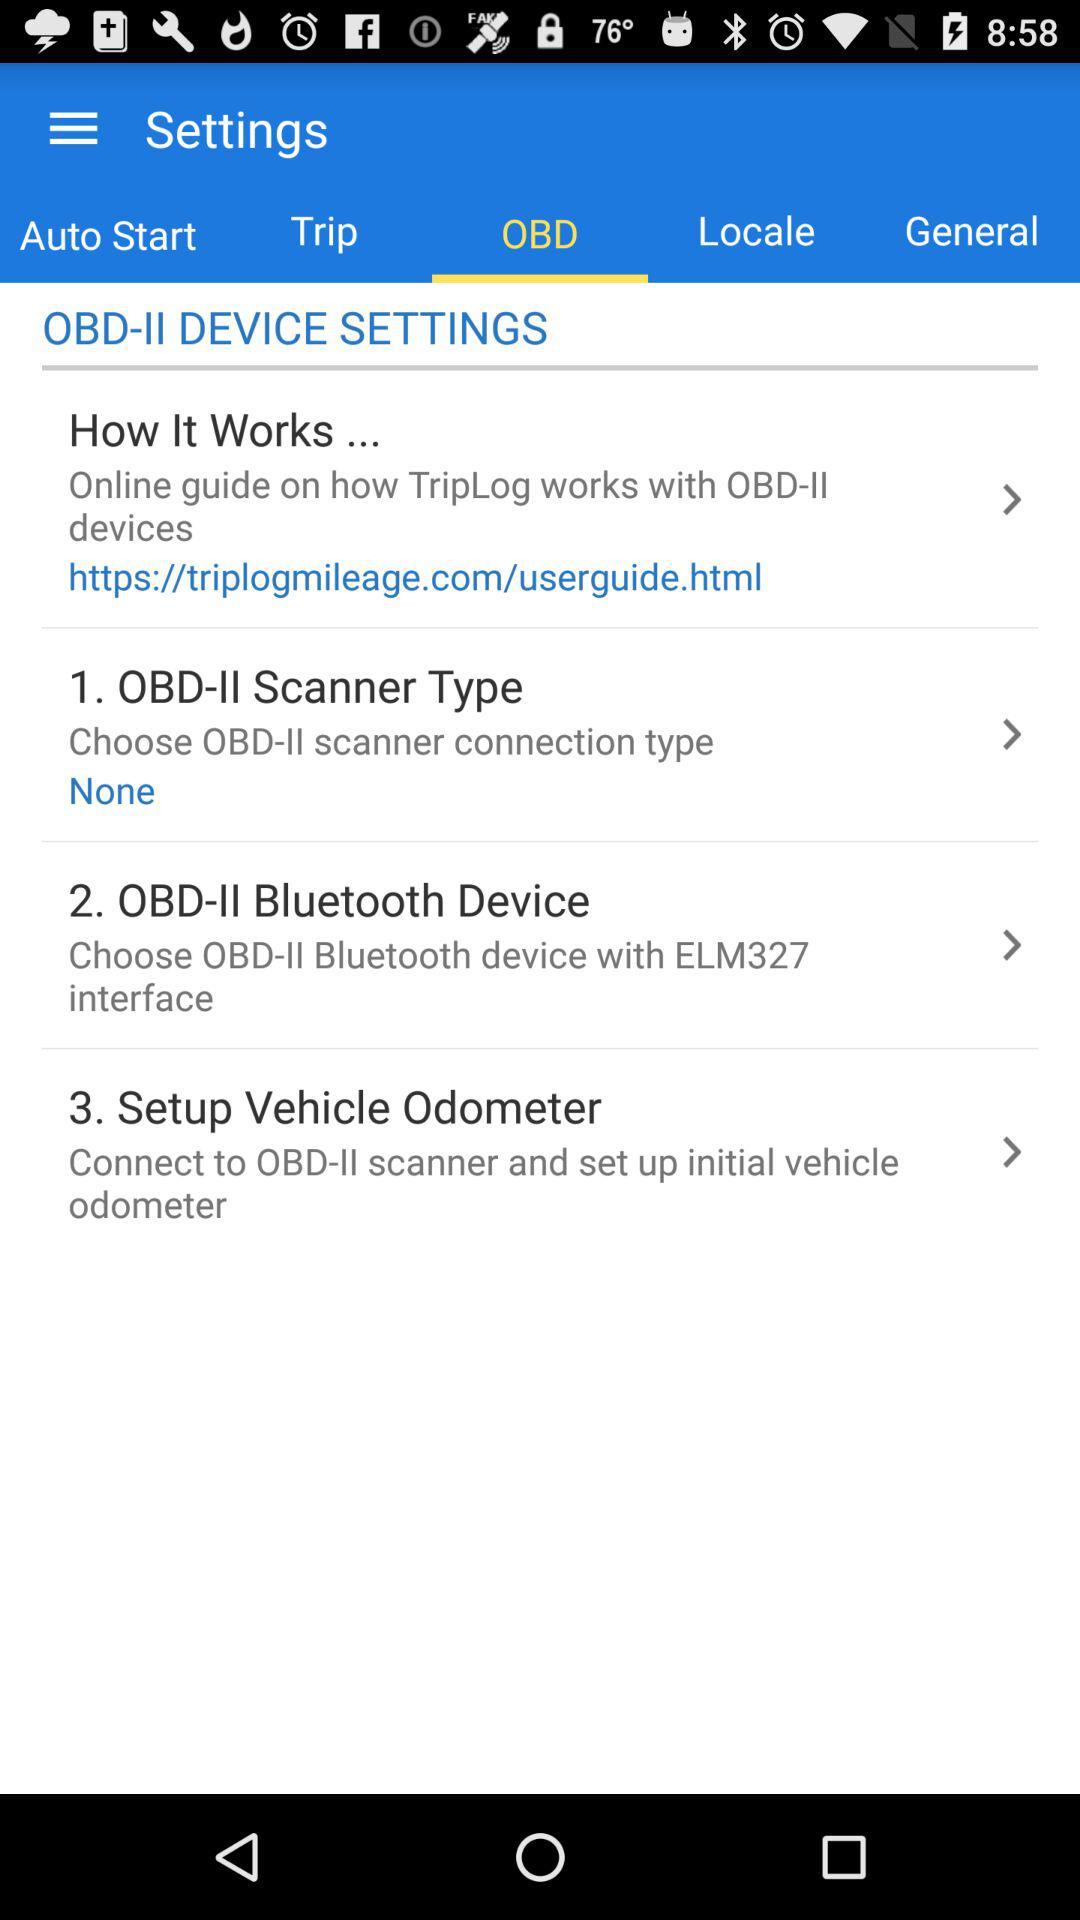 This screenshot has width=1080, height=1920. What do you see at coordinates (971, 230) in the screenshot?
I see `the button next to locale` at bounding box center [971, 230].